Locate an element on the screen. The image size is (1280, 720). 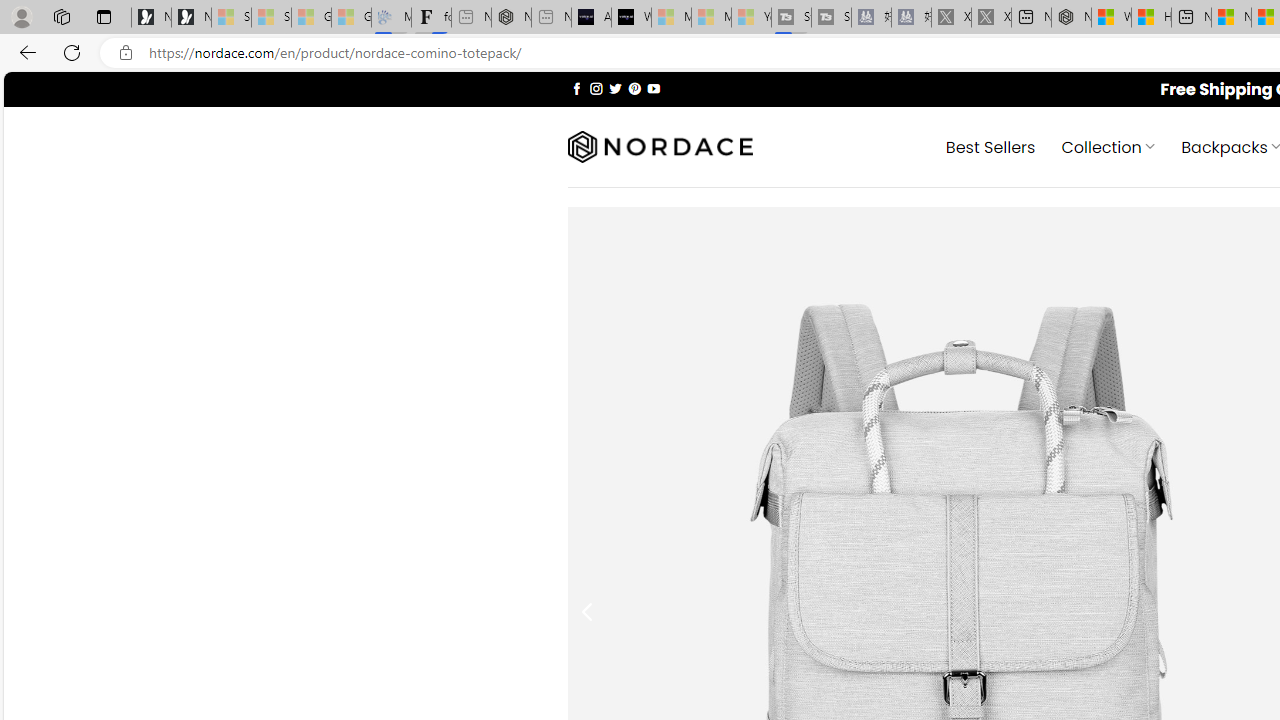
'X - Sleeping' is located at coordinates (991, 17).